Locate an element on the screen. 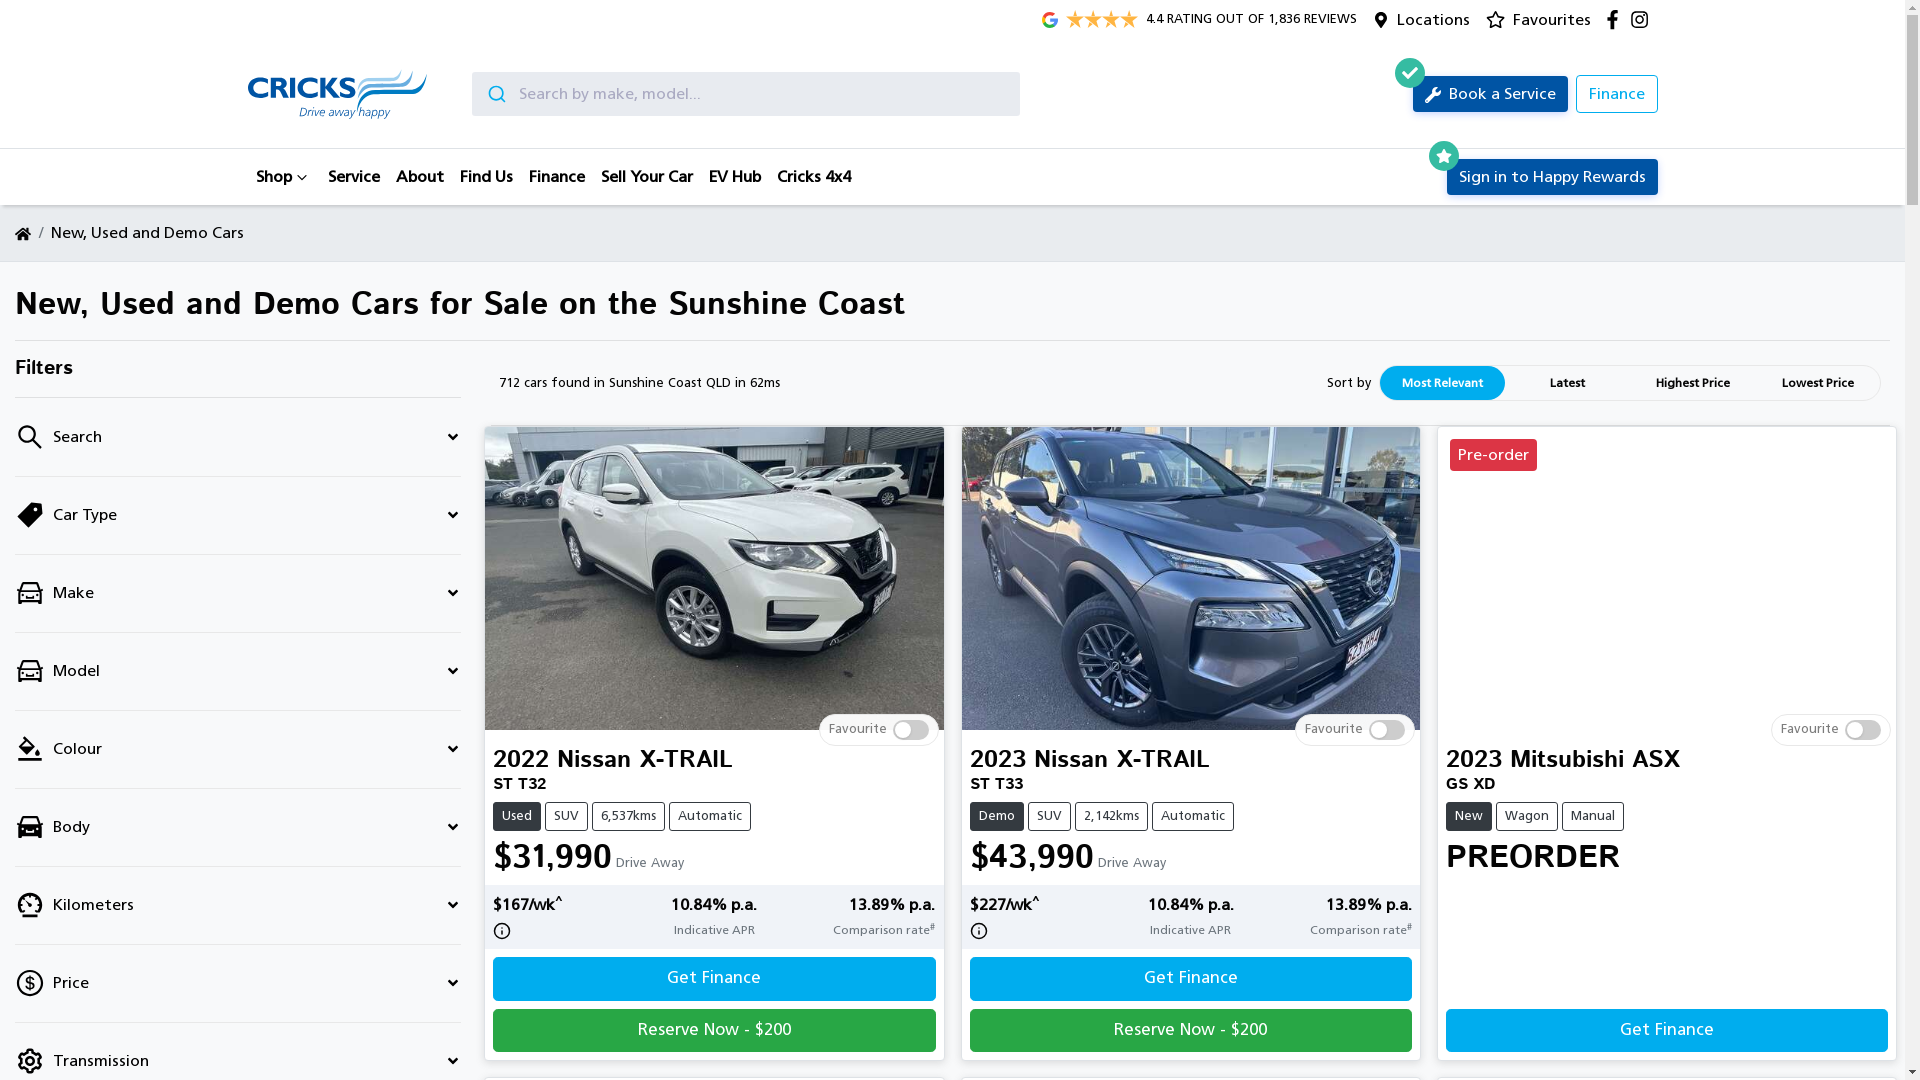 This screenshot has height=1080, width=1920. 'EV Hub' is located at coordinates (700, 176).